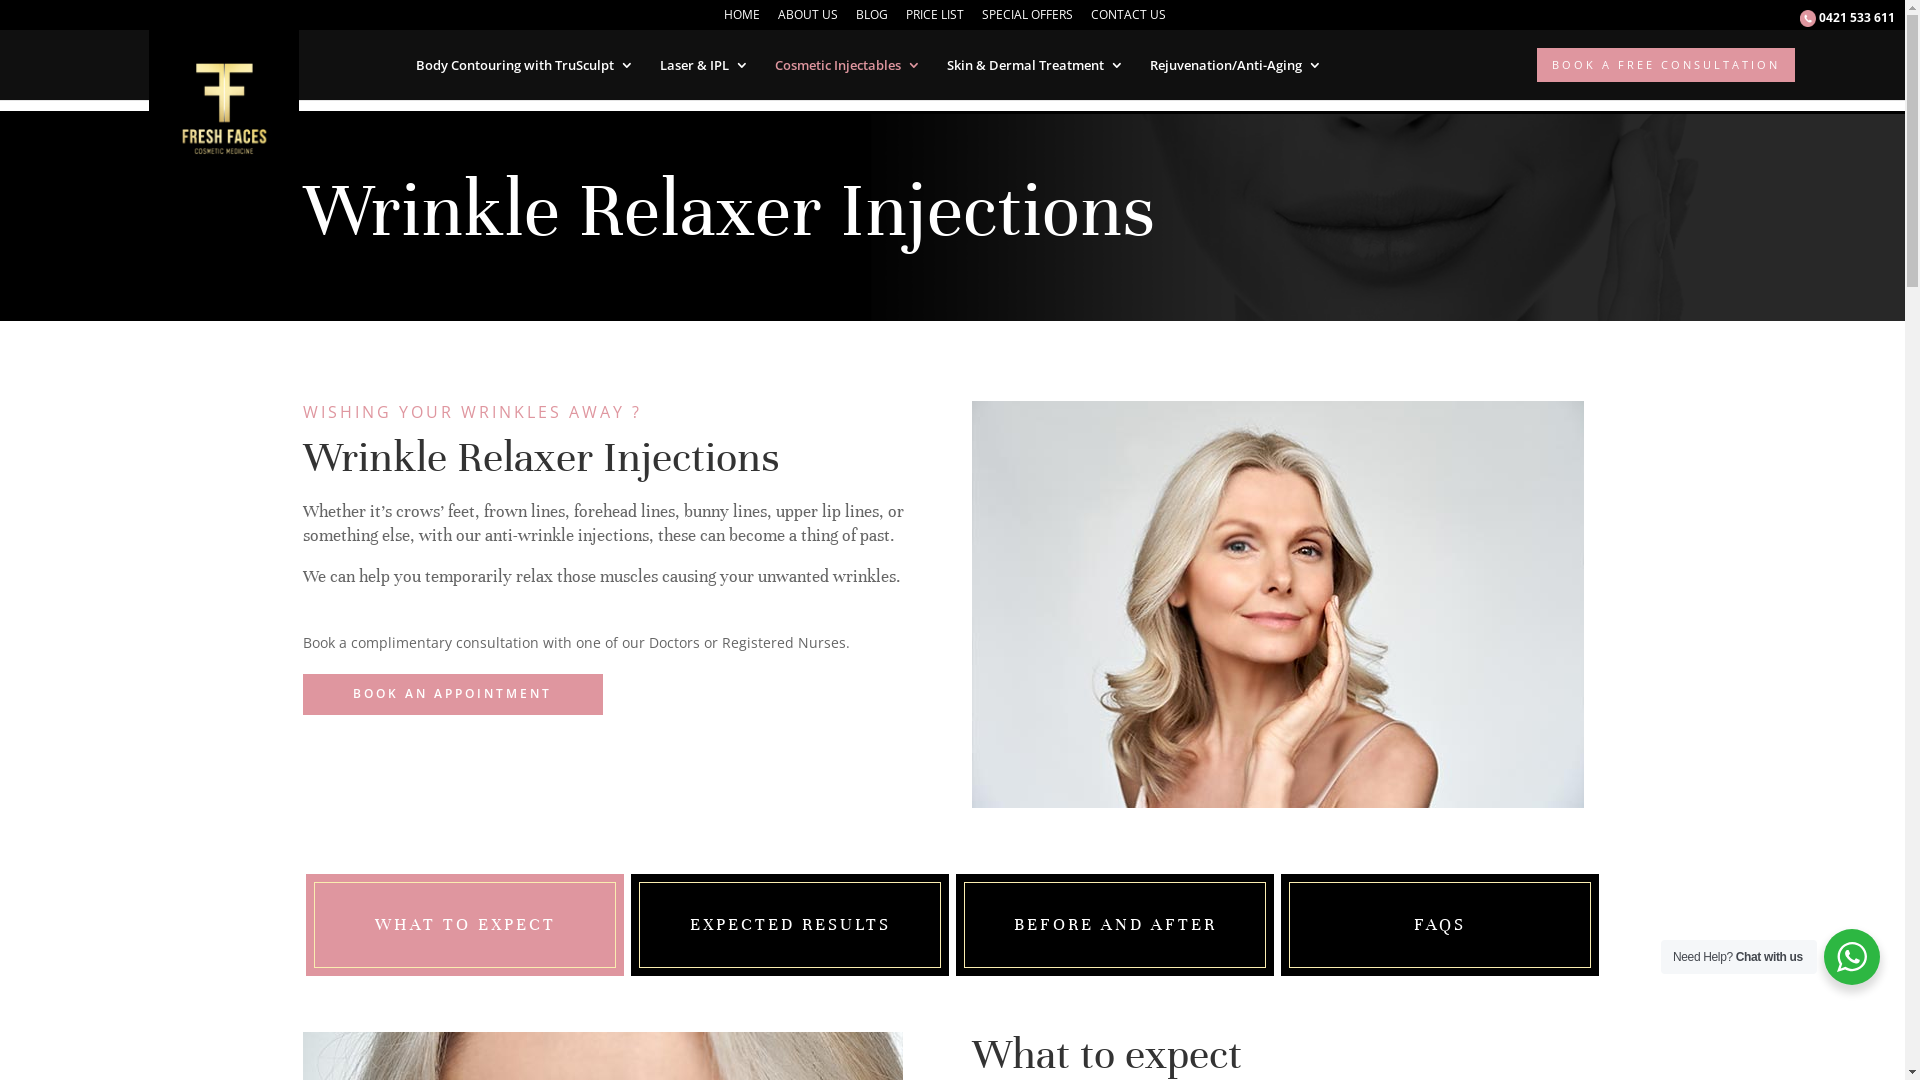 The image size is (1920, 1080). Describe the element at coordinates (772, 64) in the screenshot. I see `'Cosmetic Injectables'` at that location.